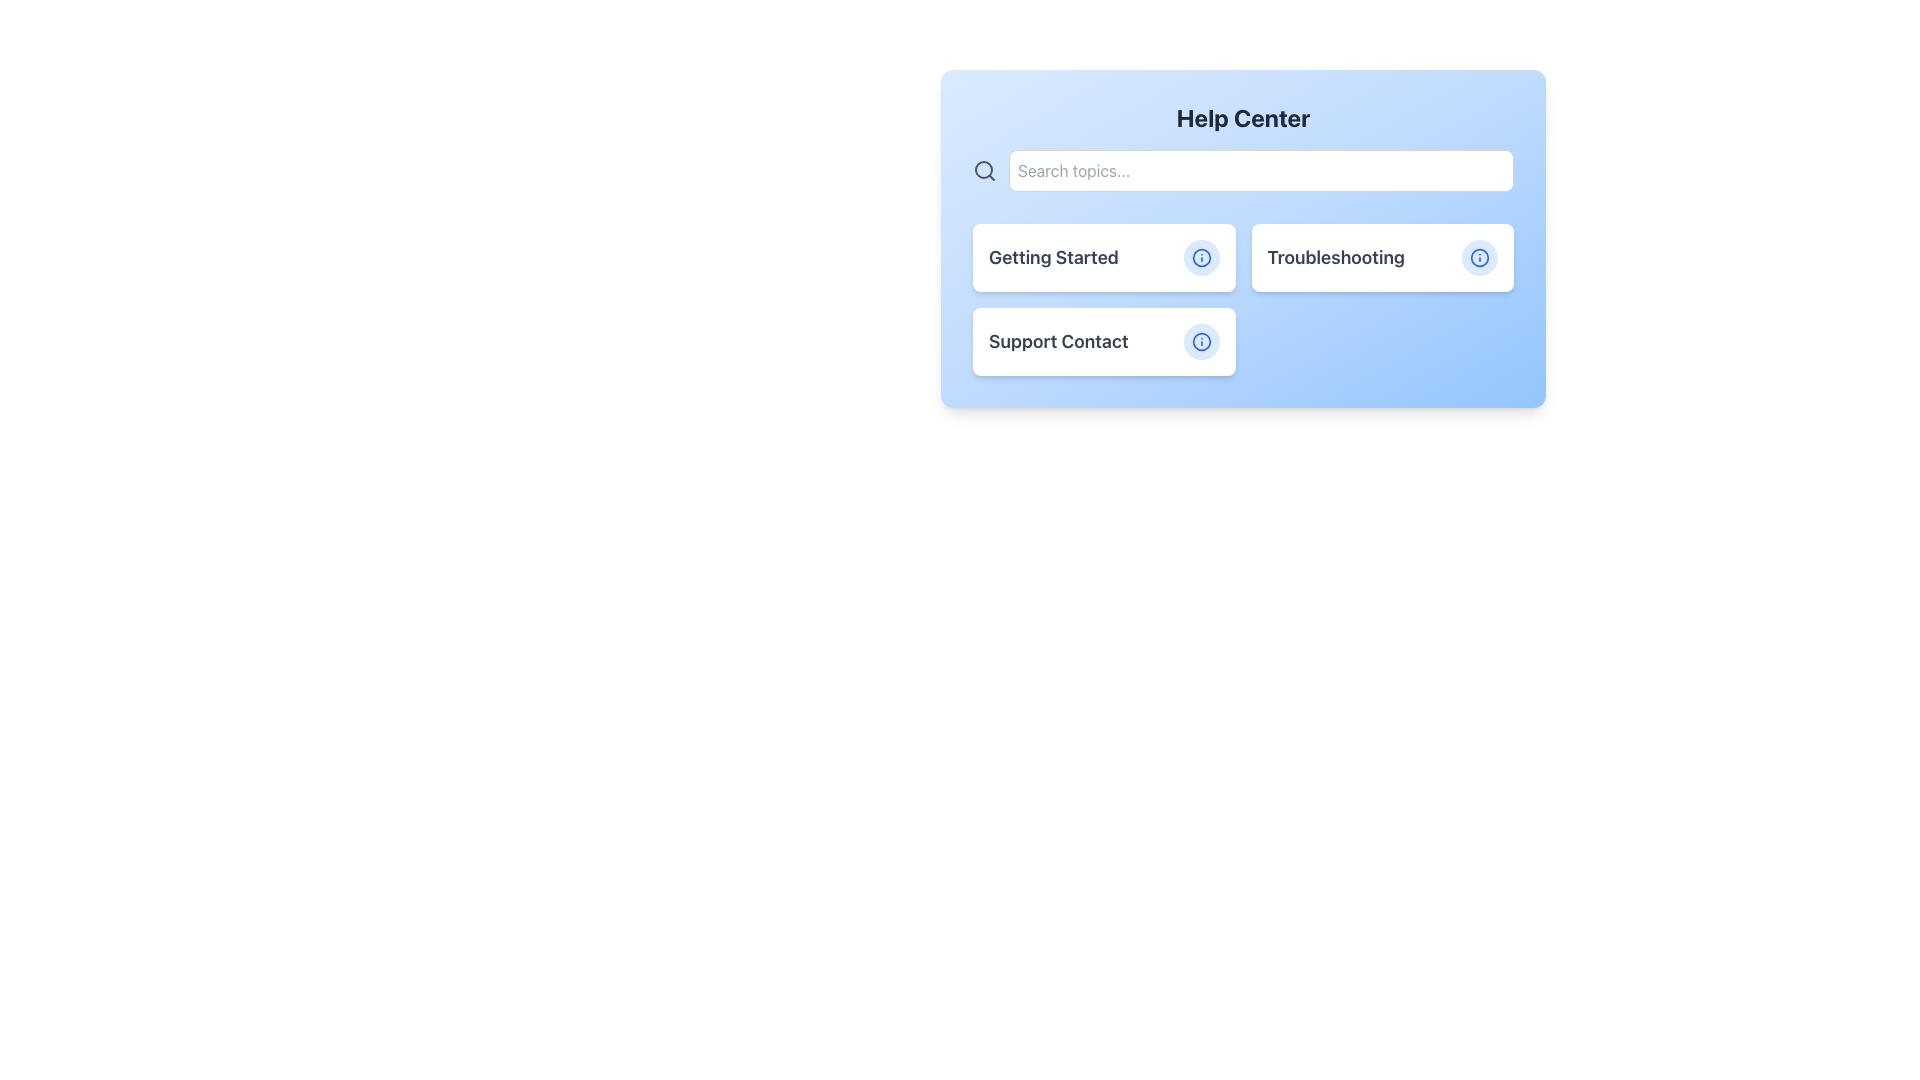  I want to click on the circular blue button with an information icon, so click(1200, 341).